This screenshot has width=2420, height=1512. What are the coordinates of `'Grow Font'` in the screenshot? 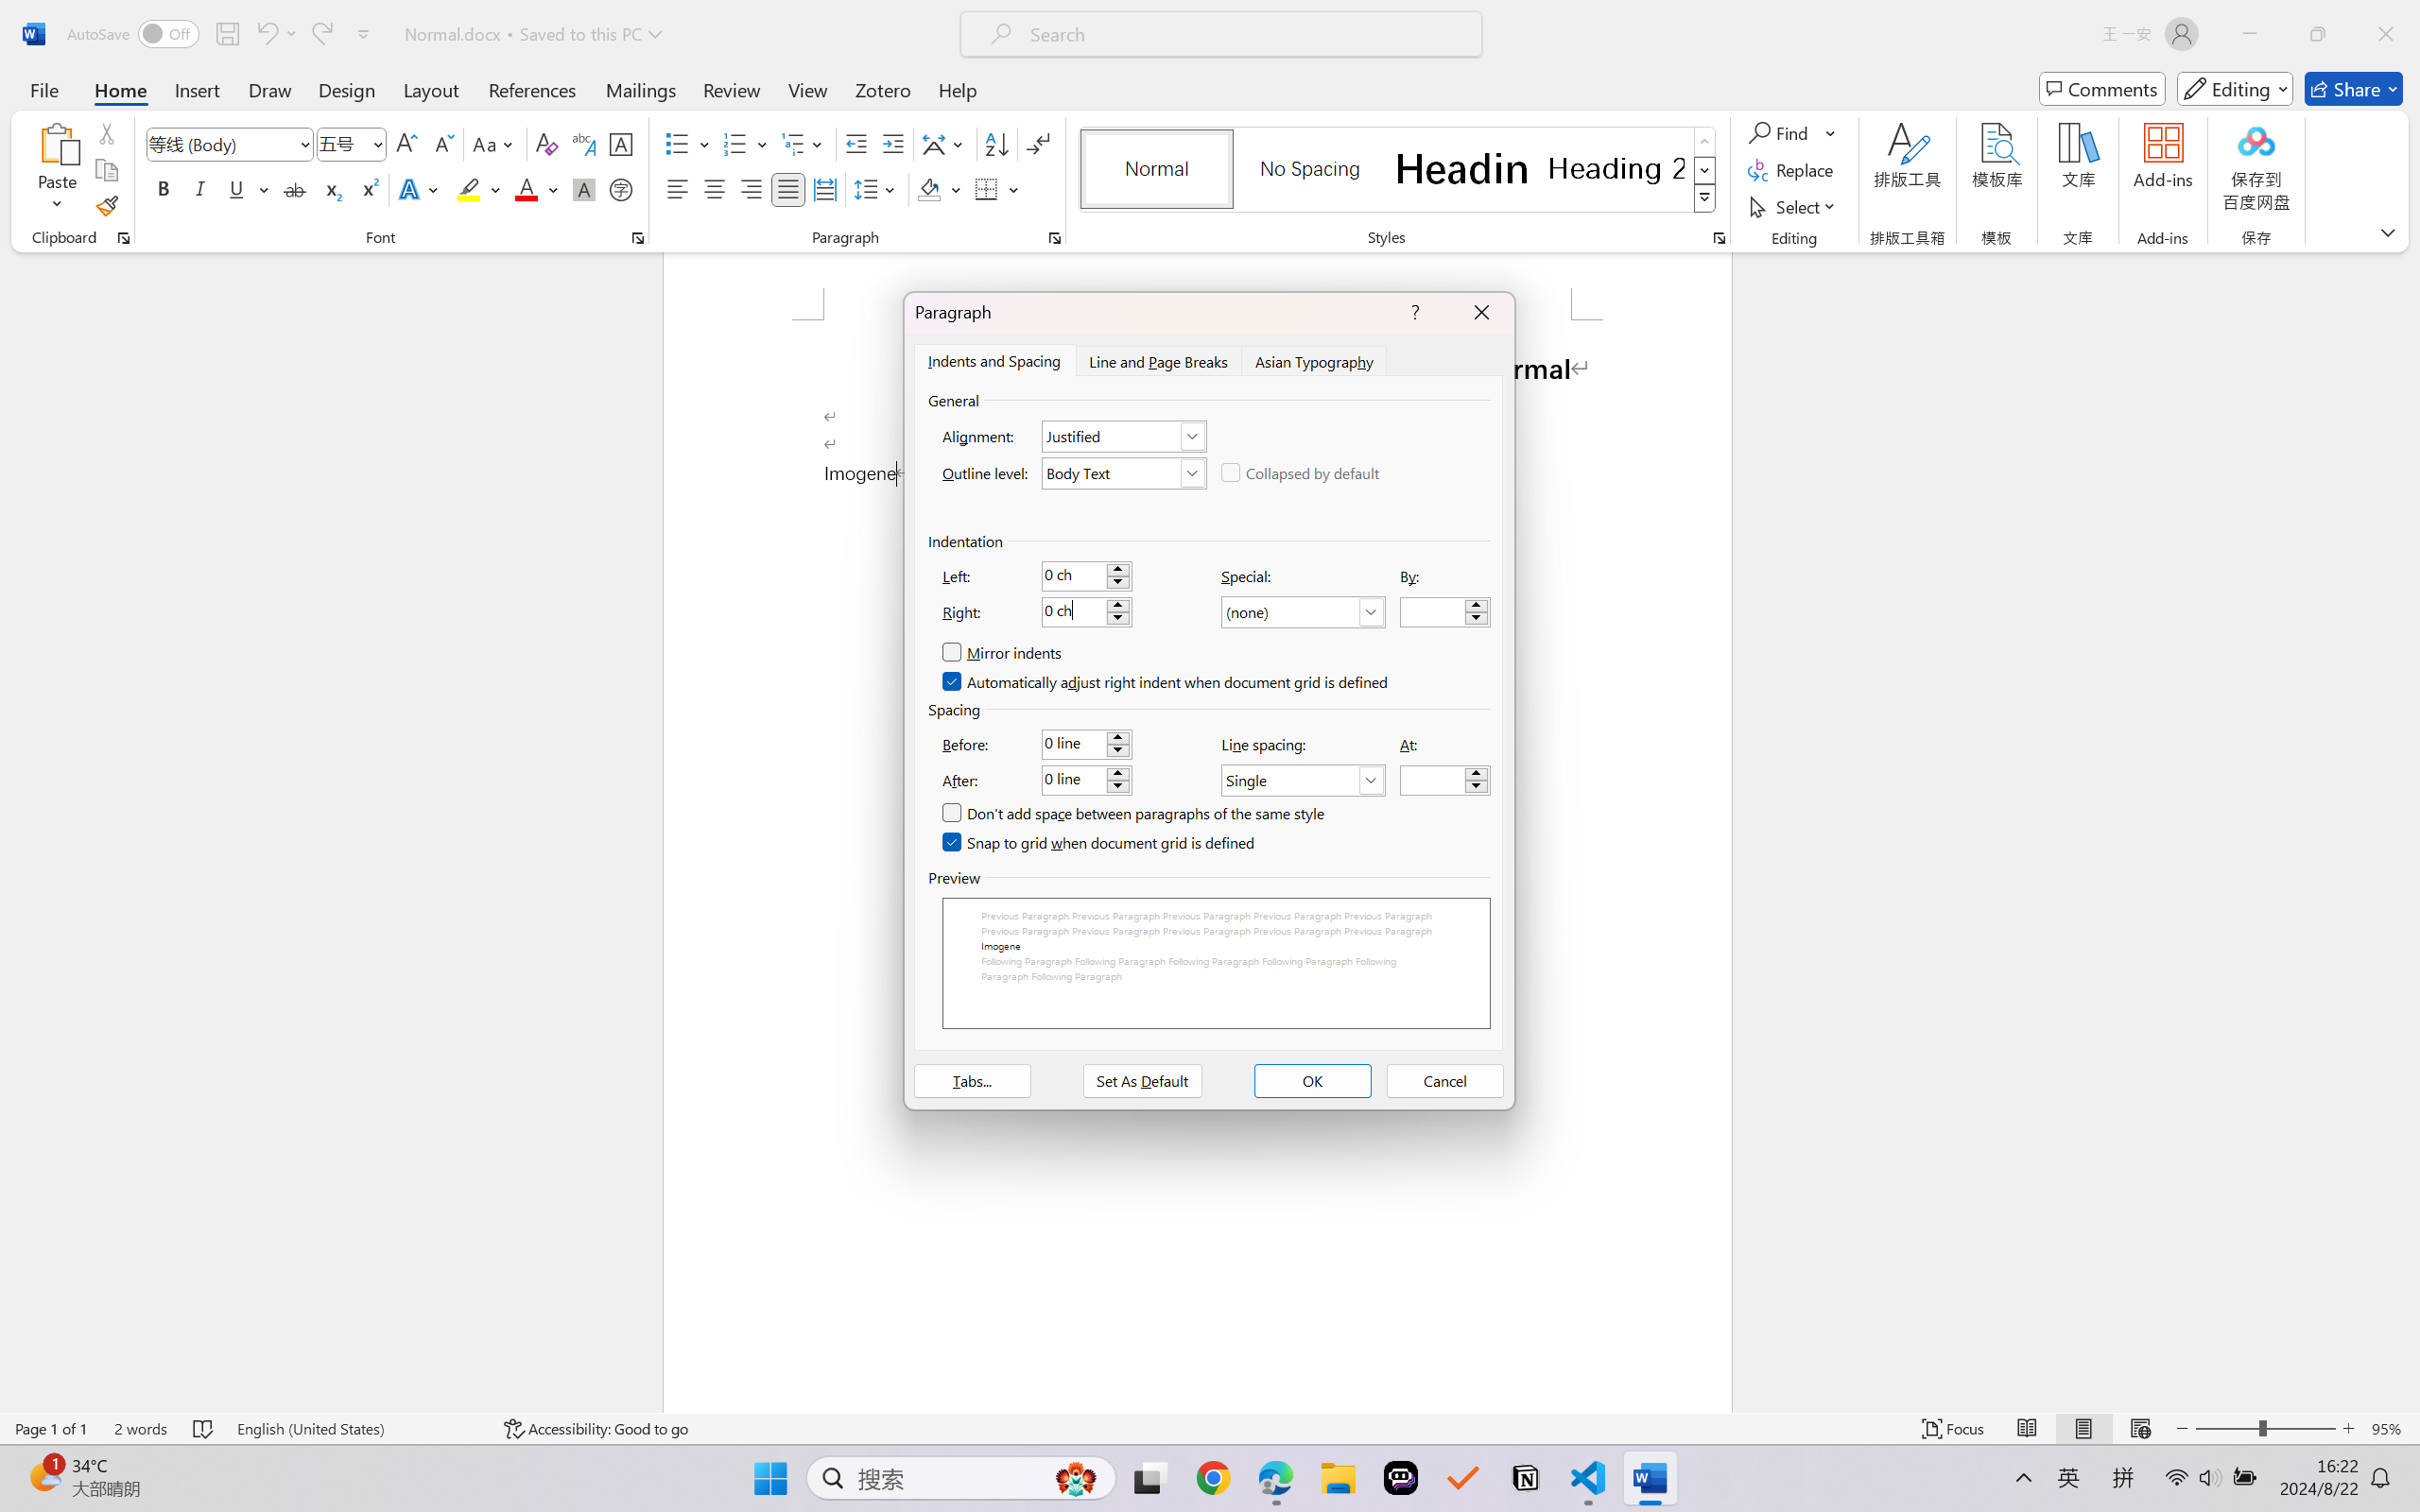 It's located at (406, 144).